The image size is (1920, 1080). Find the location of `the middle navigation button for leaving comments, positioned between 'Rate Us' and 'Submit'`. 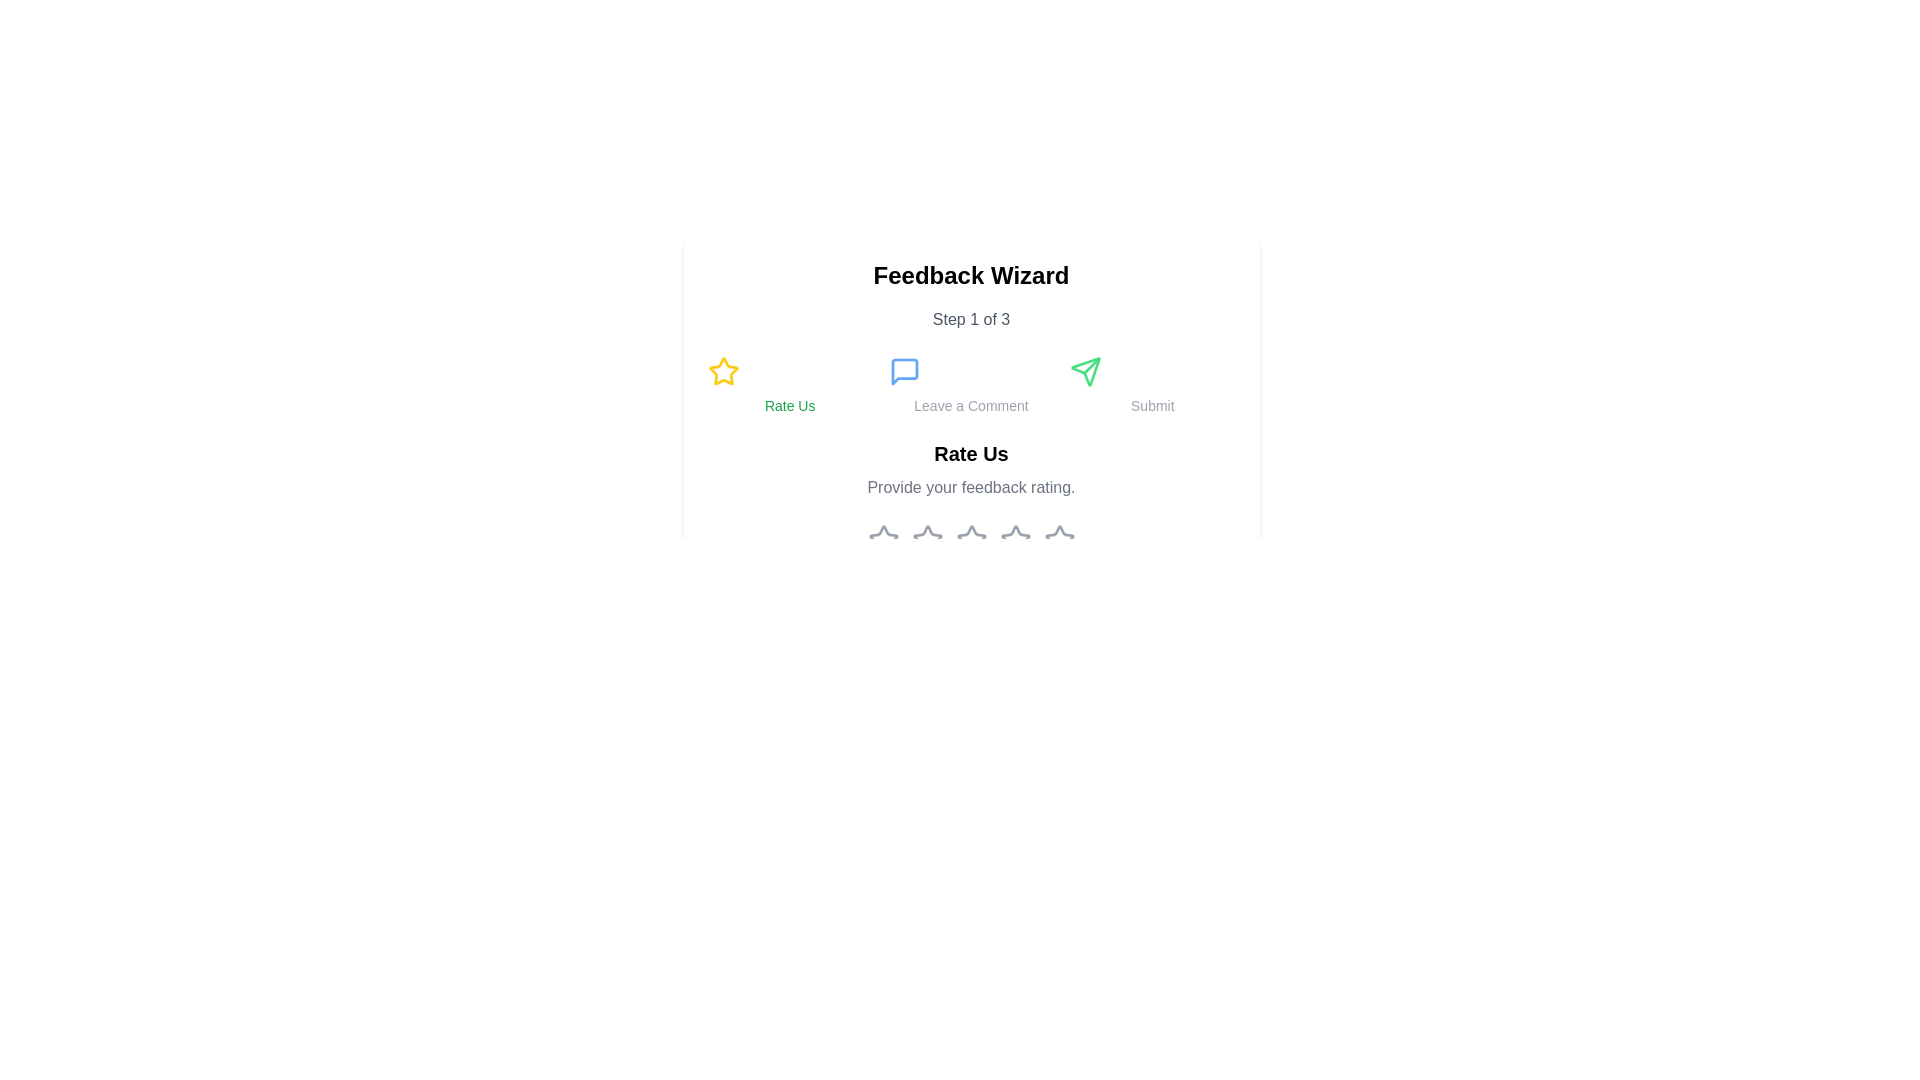

the middle navigation button for leaving comments, positioned between 'Rate Us' and 'Submit' is located at coordinates (971, 385).